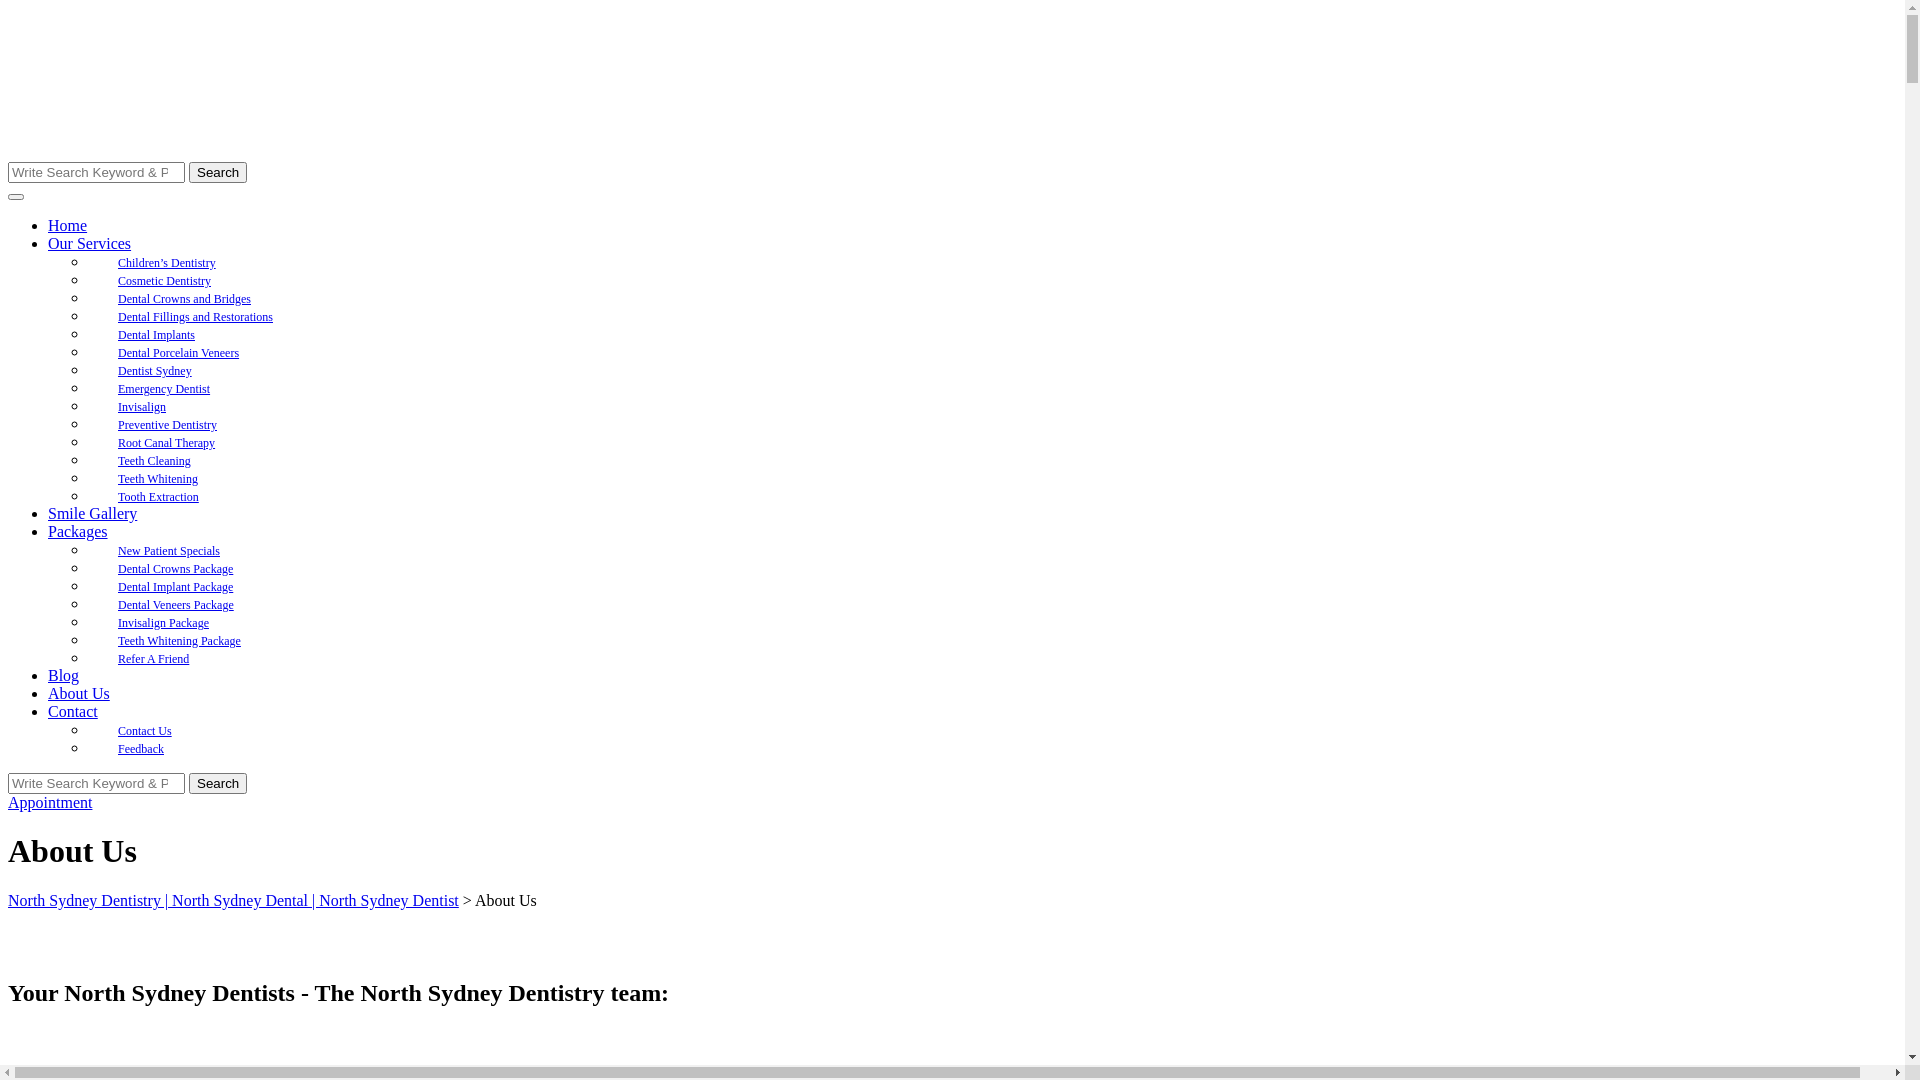 This screenshot has width=1920, height=1080. Describe the element at coordinates (88, 242) in the screenshot. I see `'Our Services'` at that location.